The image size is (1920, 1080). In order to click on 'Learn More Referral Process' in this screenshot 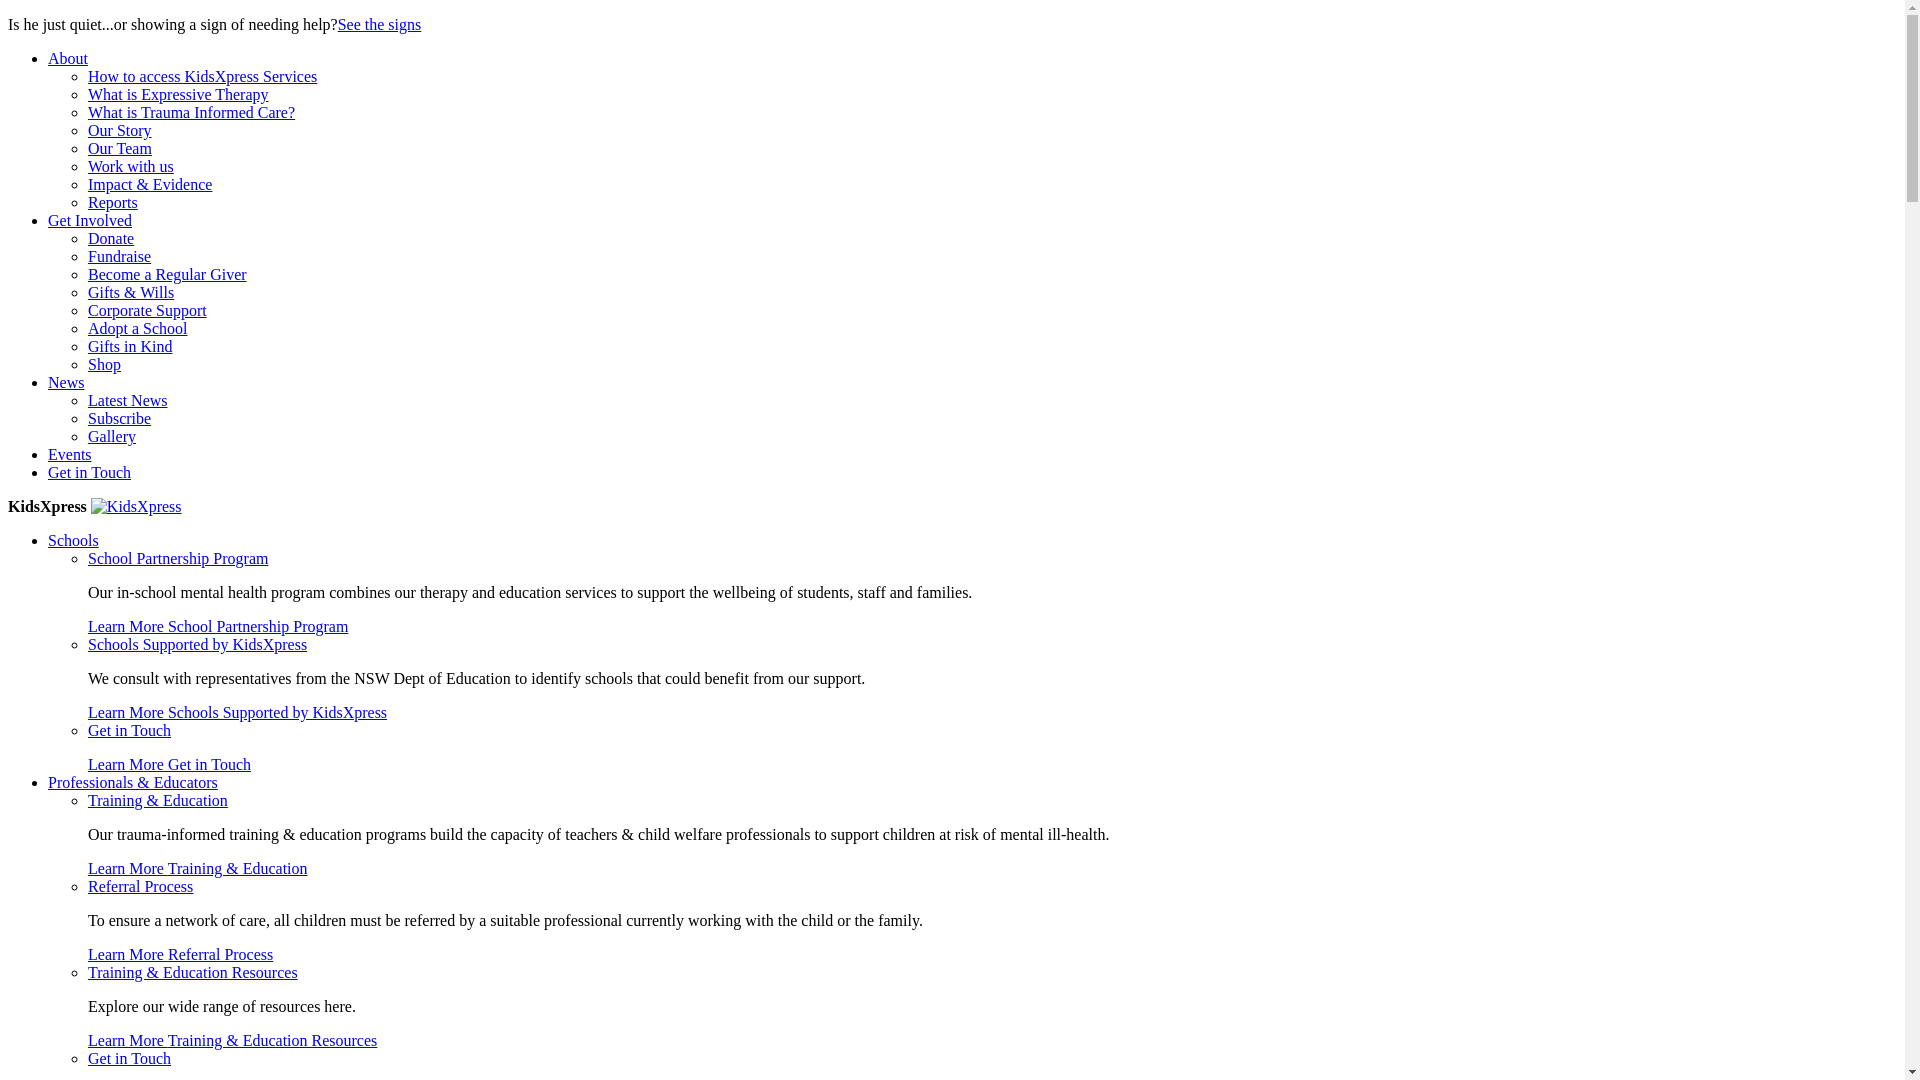, I will do `click(180, 953)`.